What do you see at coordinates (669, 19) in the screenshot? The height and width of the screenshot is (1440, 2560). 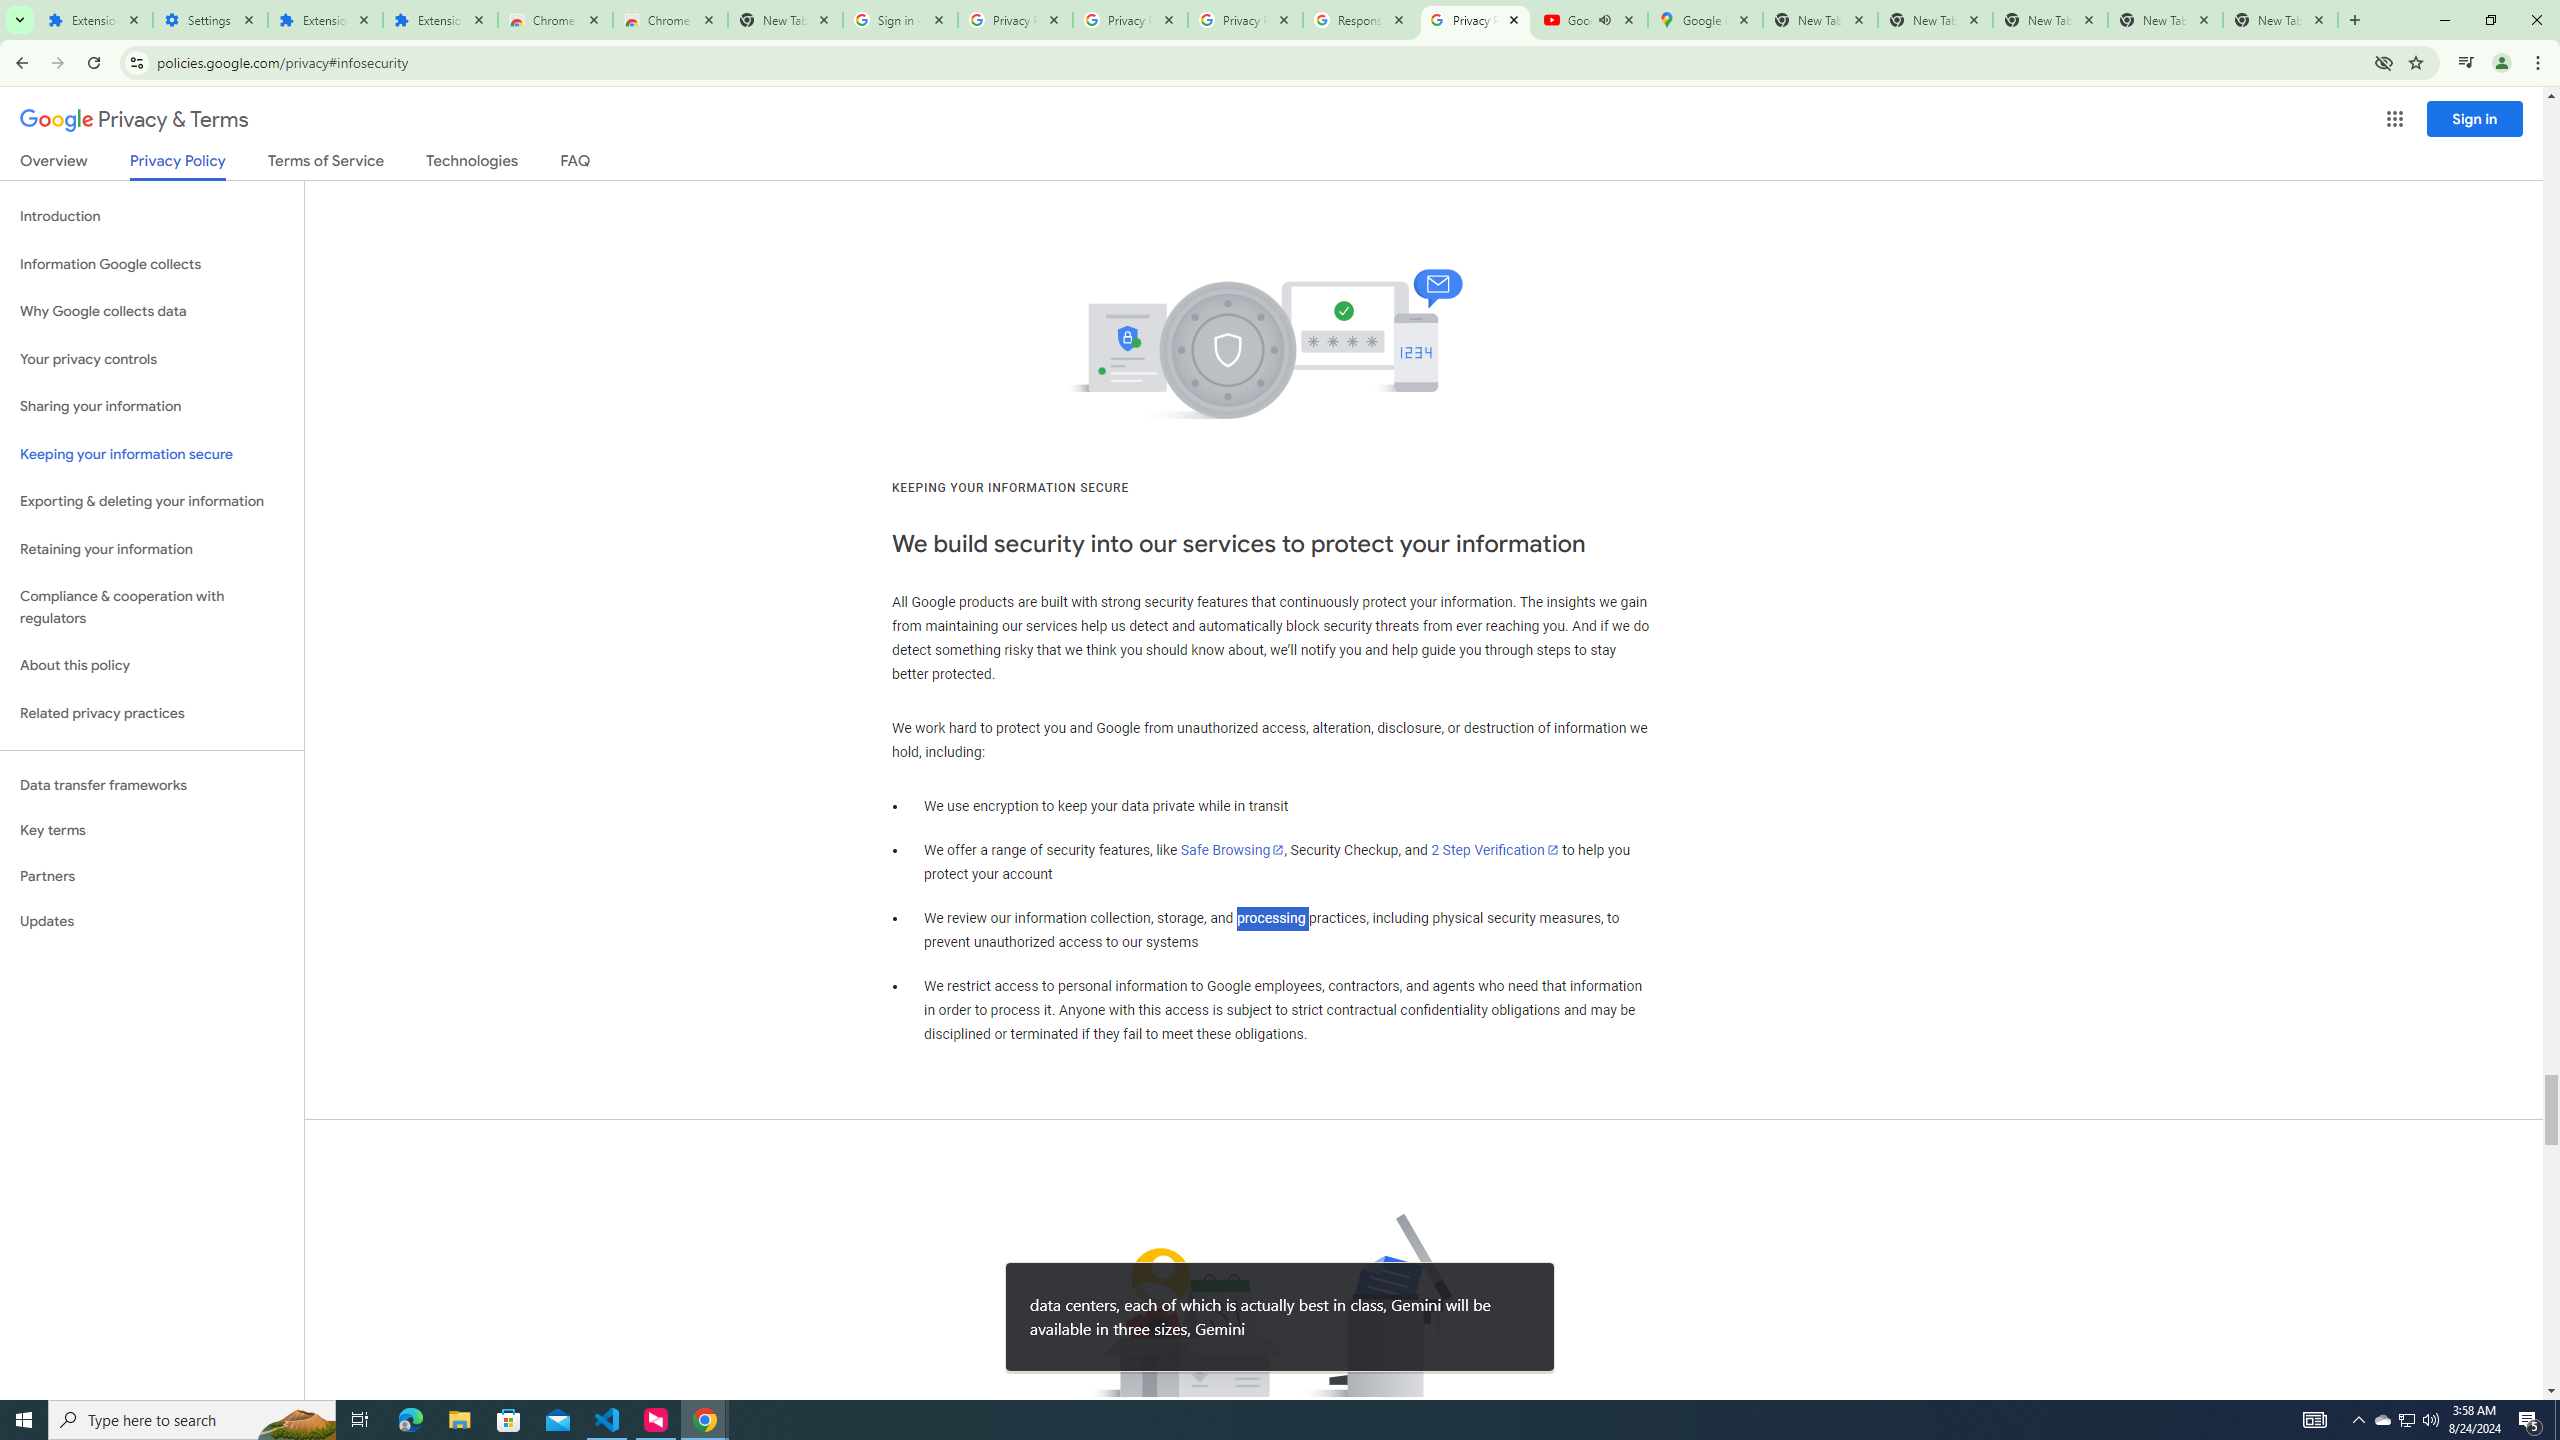 I see `'Chrome Web Store - Themes'` at bounding box center [669, 19].